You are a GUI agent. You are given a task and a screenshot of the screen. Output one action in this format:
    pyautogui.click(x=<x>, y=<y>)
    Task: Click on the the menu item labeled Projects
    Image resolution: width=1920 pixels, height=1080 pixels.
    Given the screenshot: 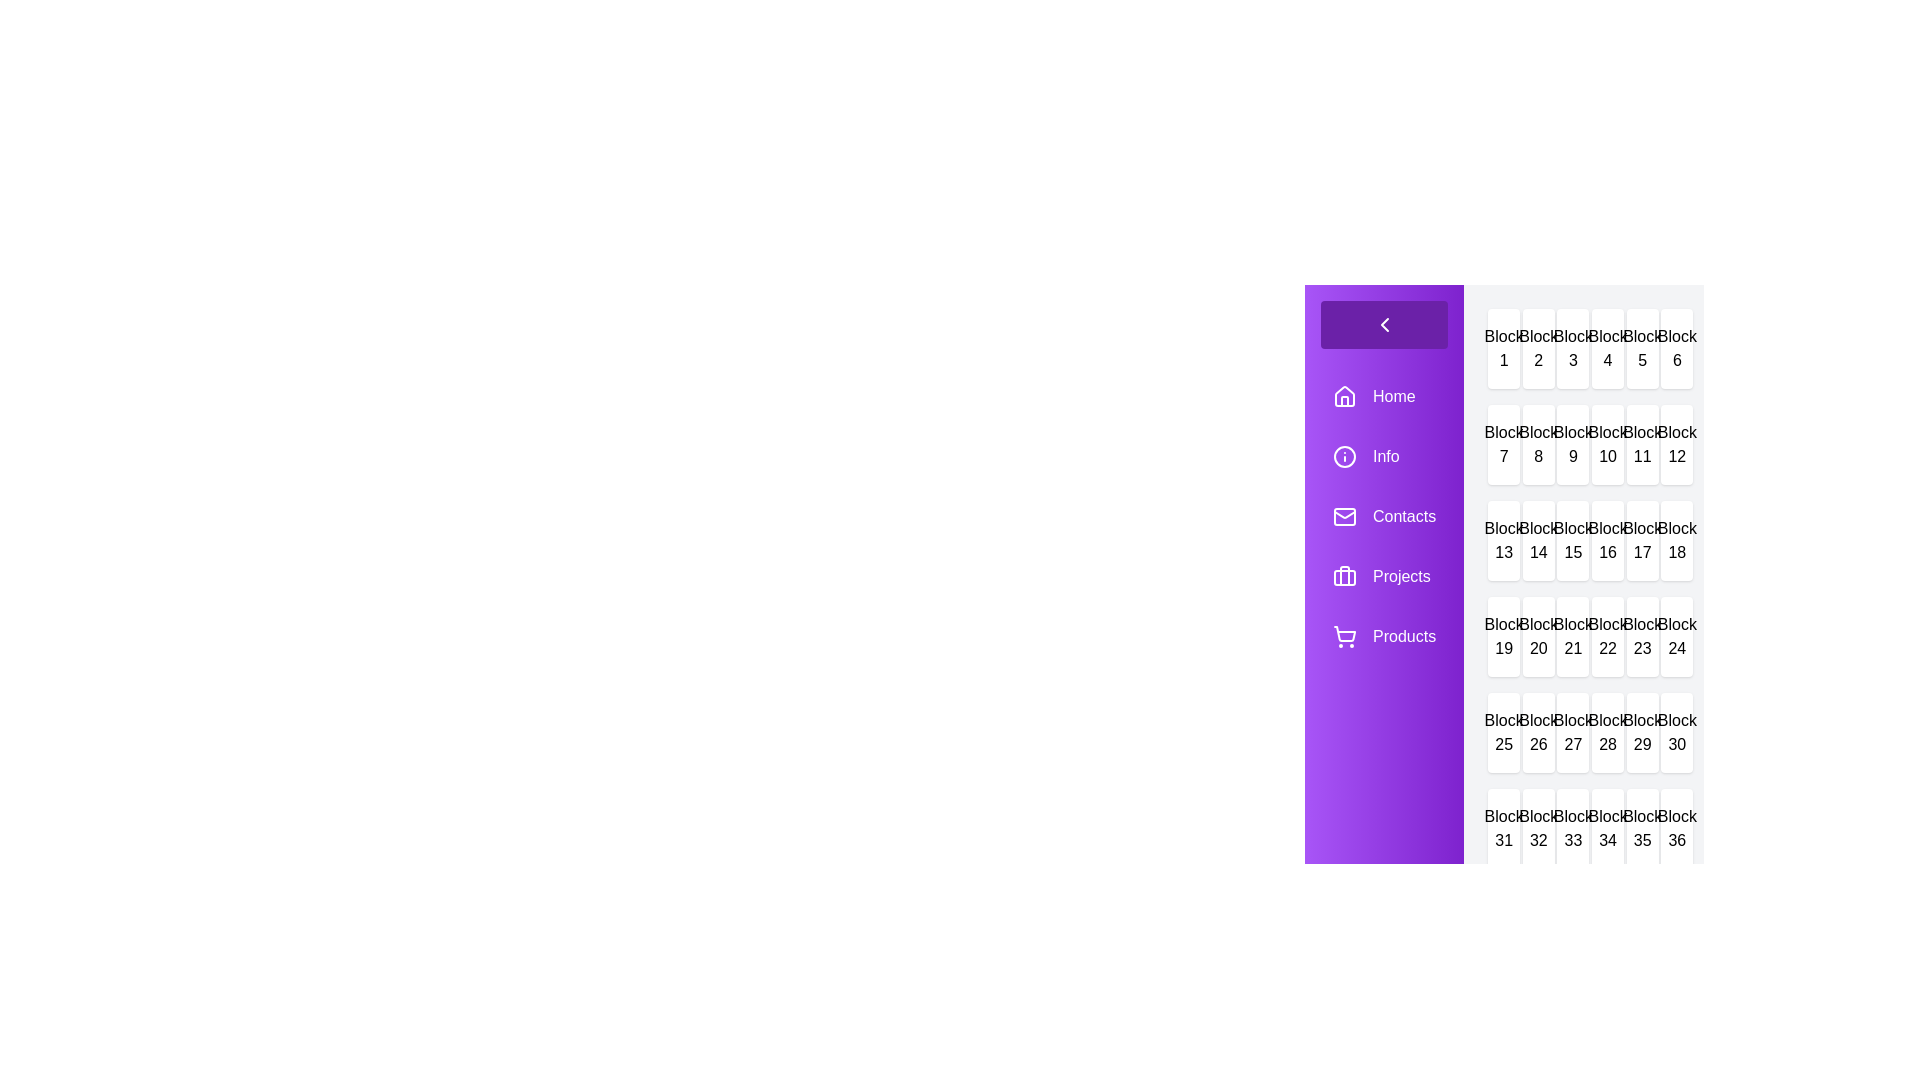 What is the action you would take?
    pyautogui.click(x=1383, y=577)
    